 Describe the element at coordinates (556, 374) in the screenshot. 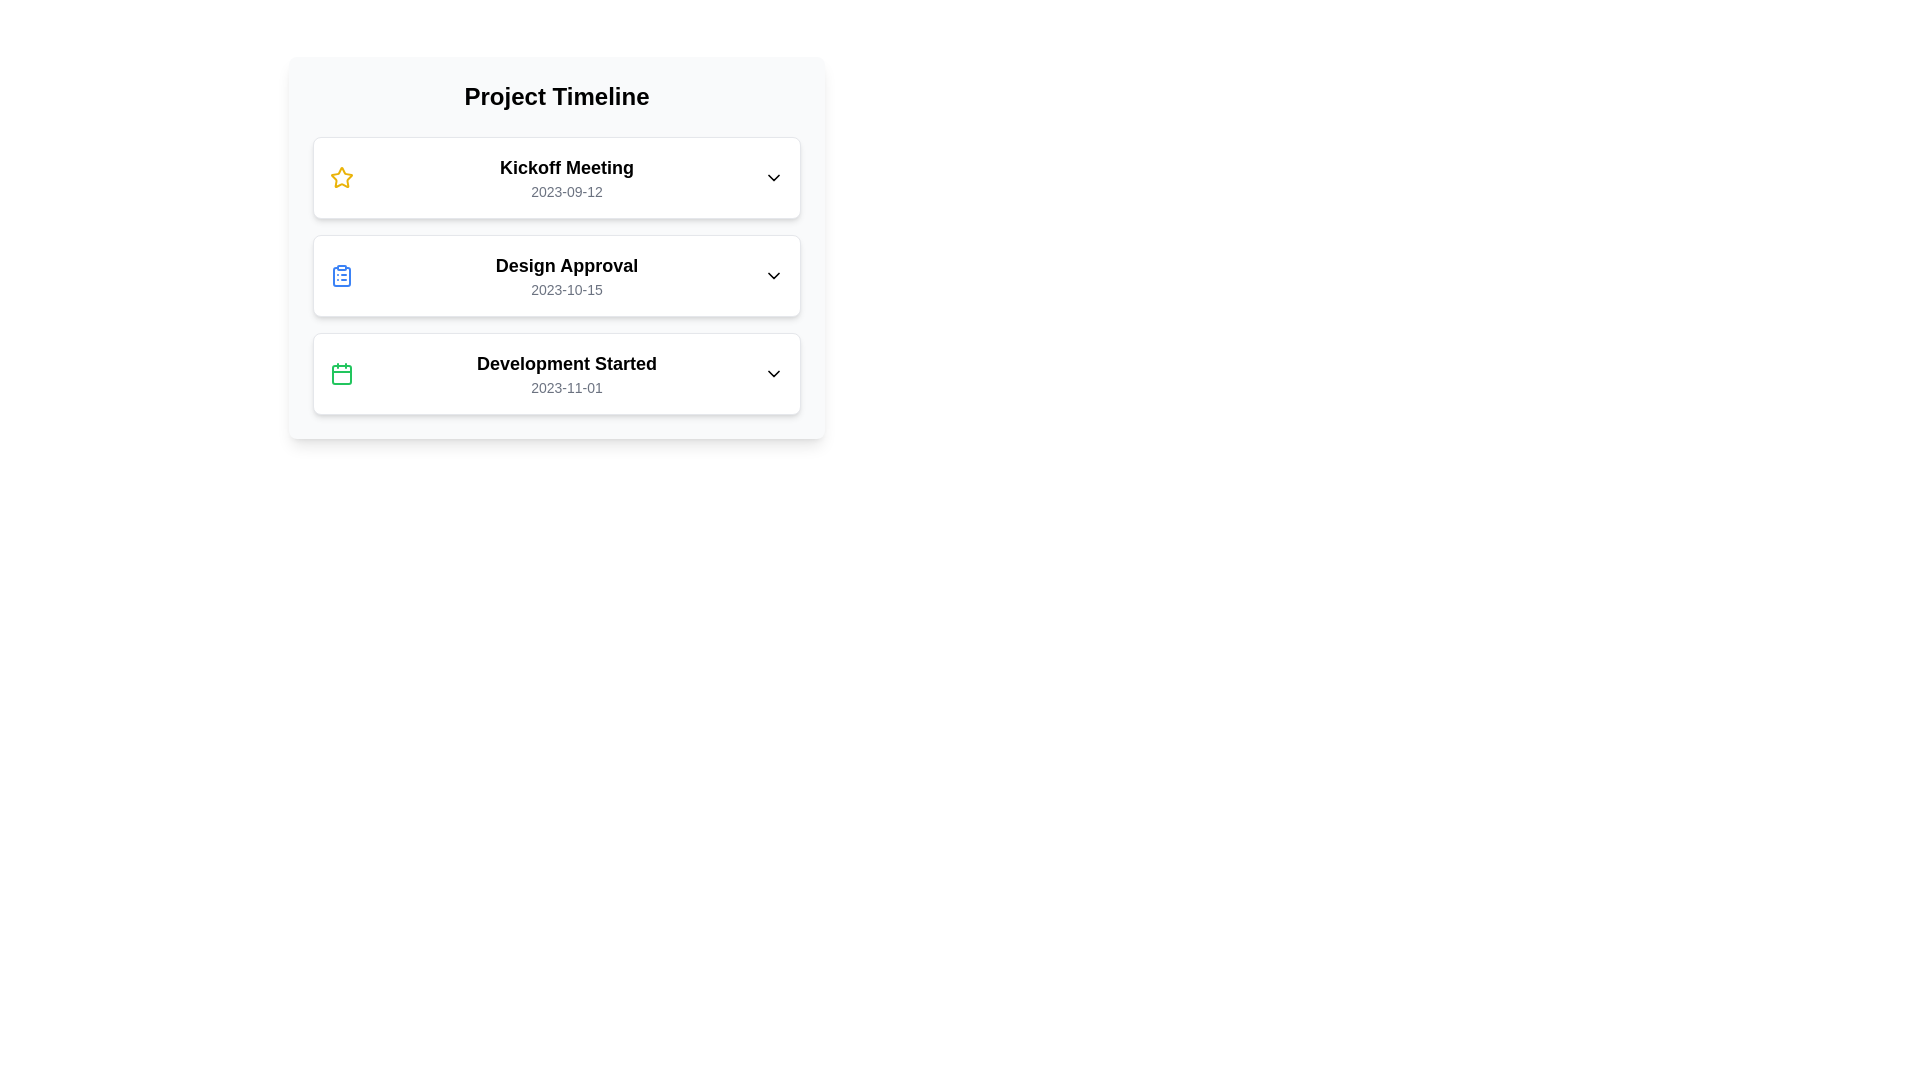

I see `the third item in the vertically stacked list of cards, which has a white background and contains the title 'Development Started'` at that location.